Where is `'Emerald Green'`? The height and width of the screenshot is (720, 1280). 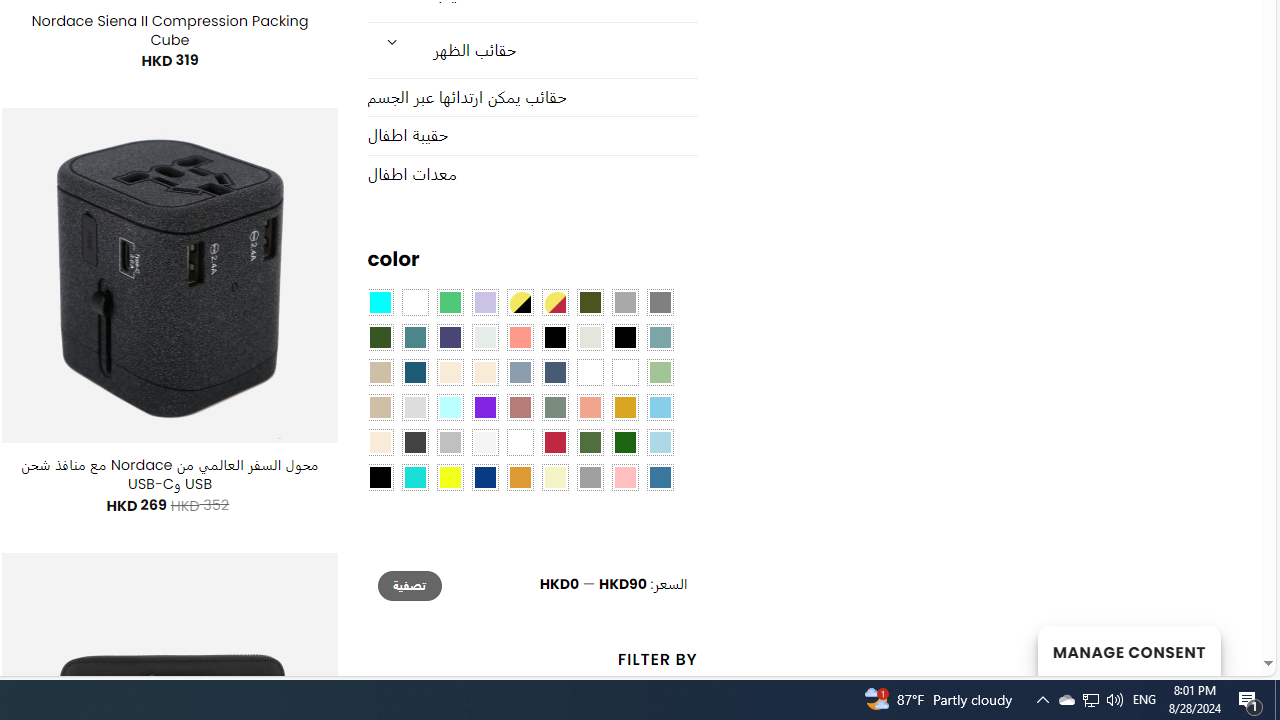 'Emerald Green' is located at coordinates (448, 303).